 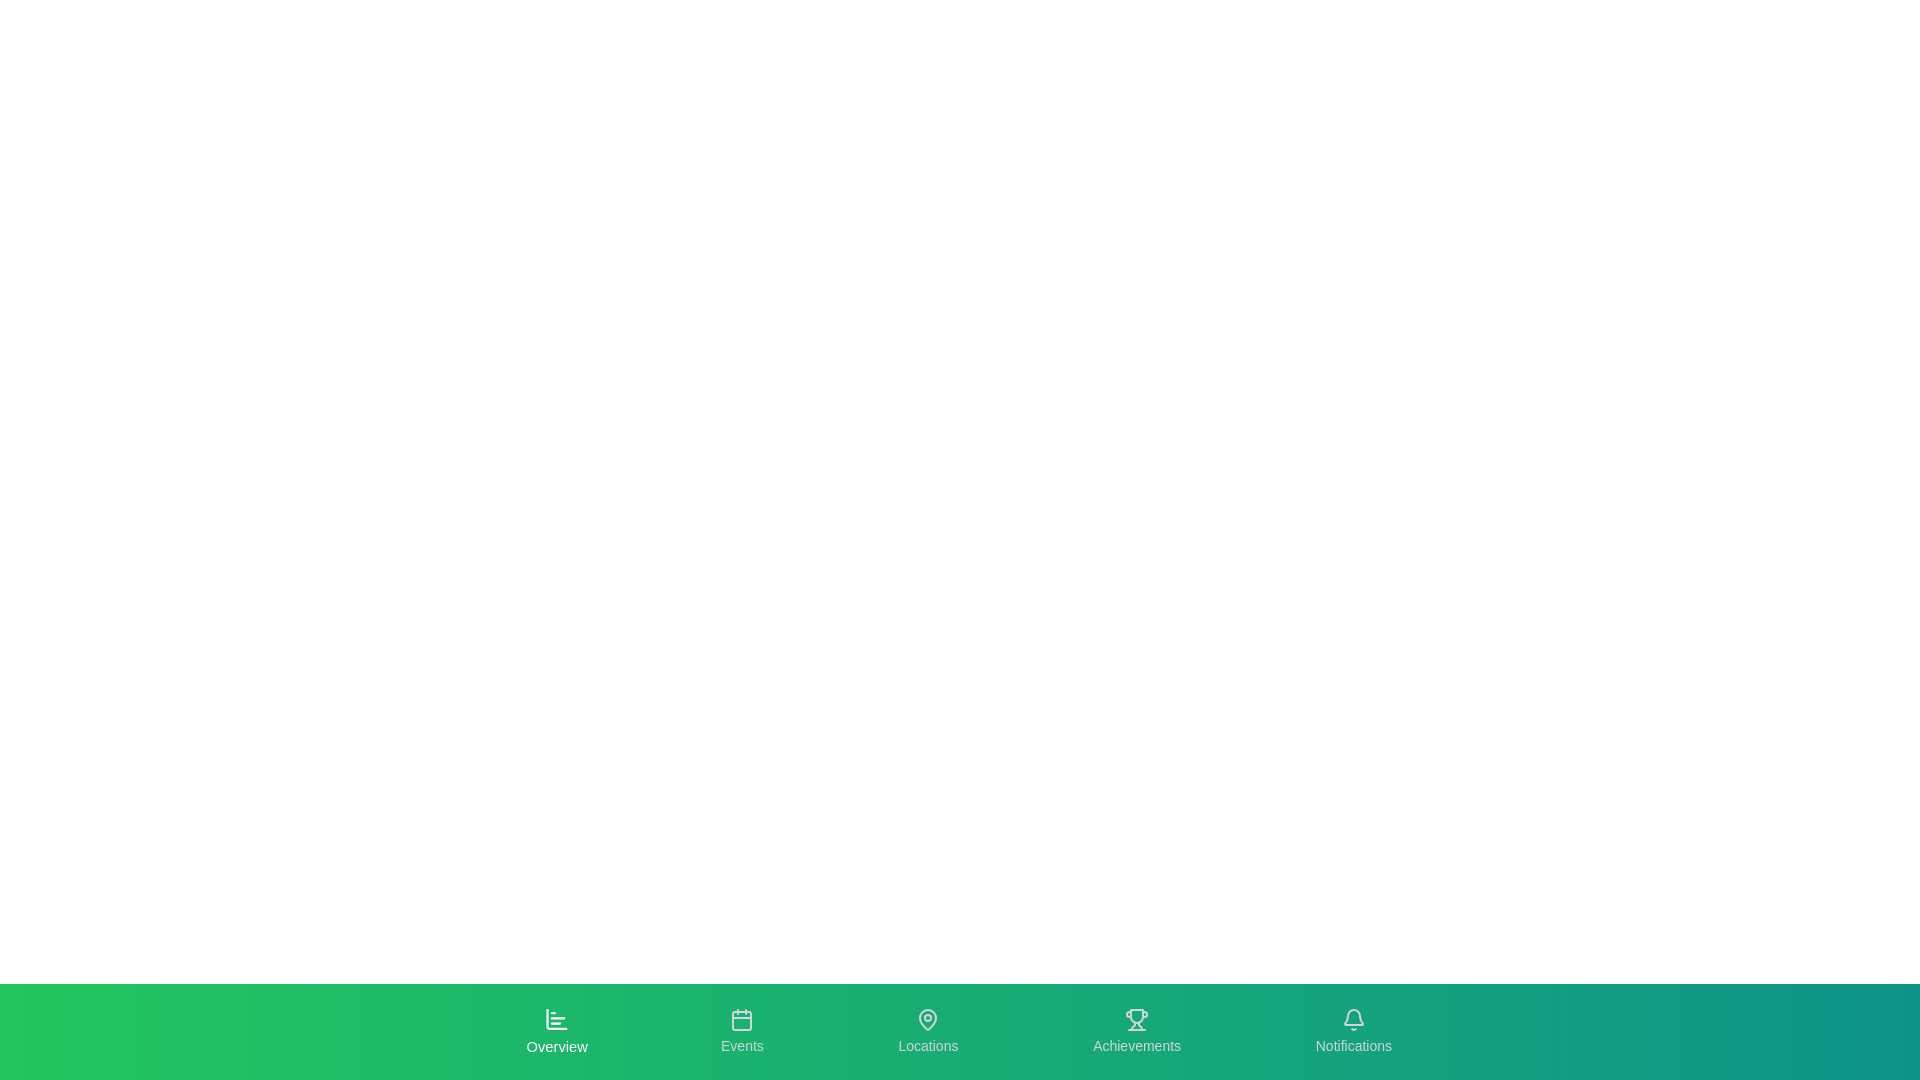 I want to click on the Locations tab to navigate to its respective section, so click(x=926, y=1032).